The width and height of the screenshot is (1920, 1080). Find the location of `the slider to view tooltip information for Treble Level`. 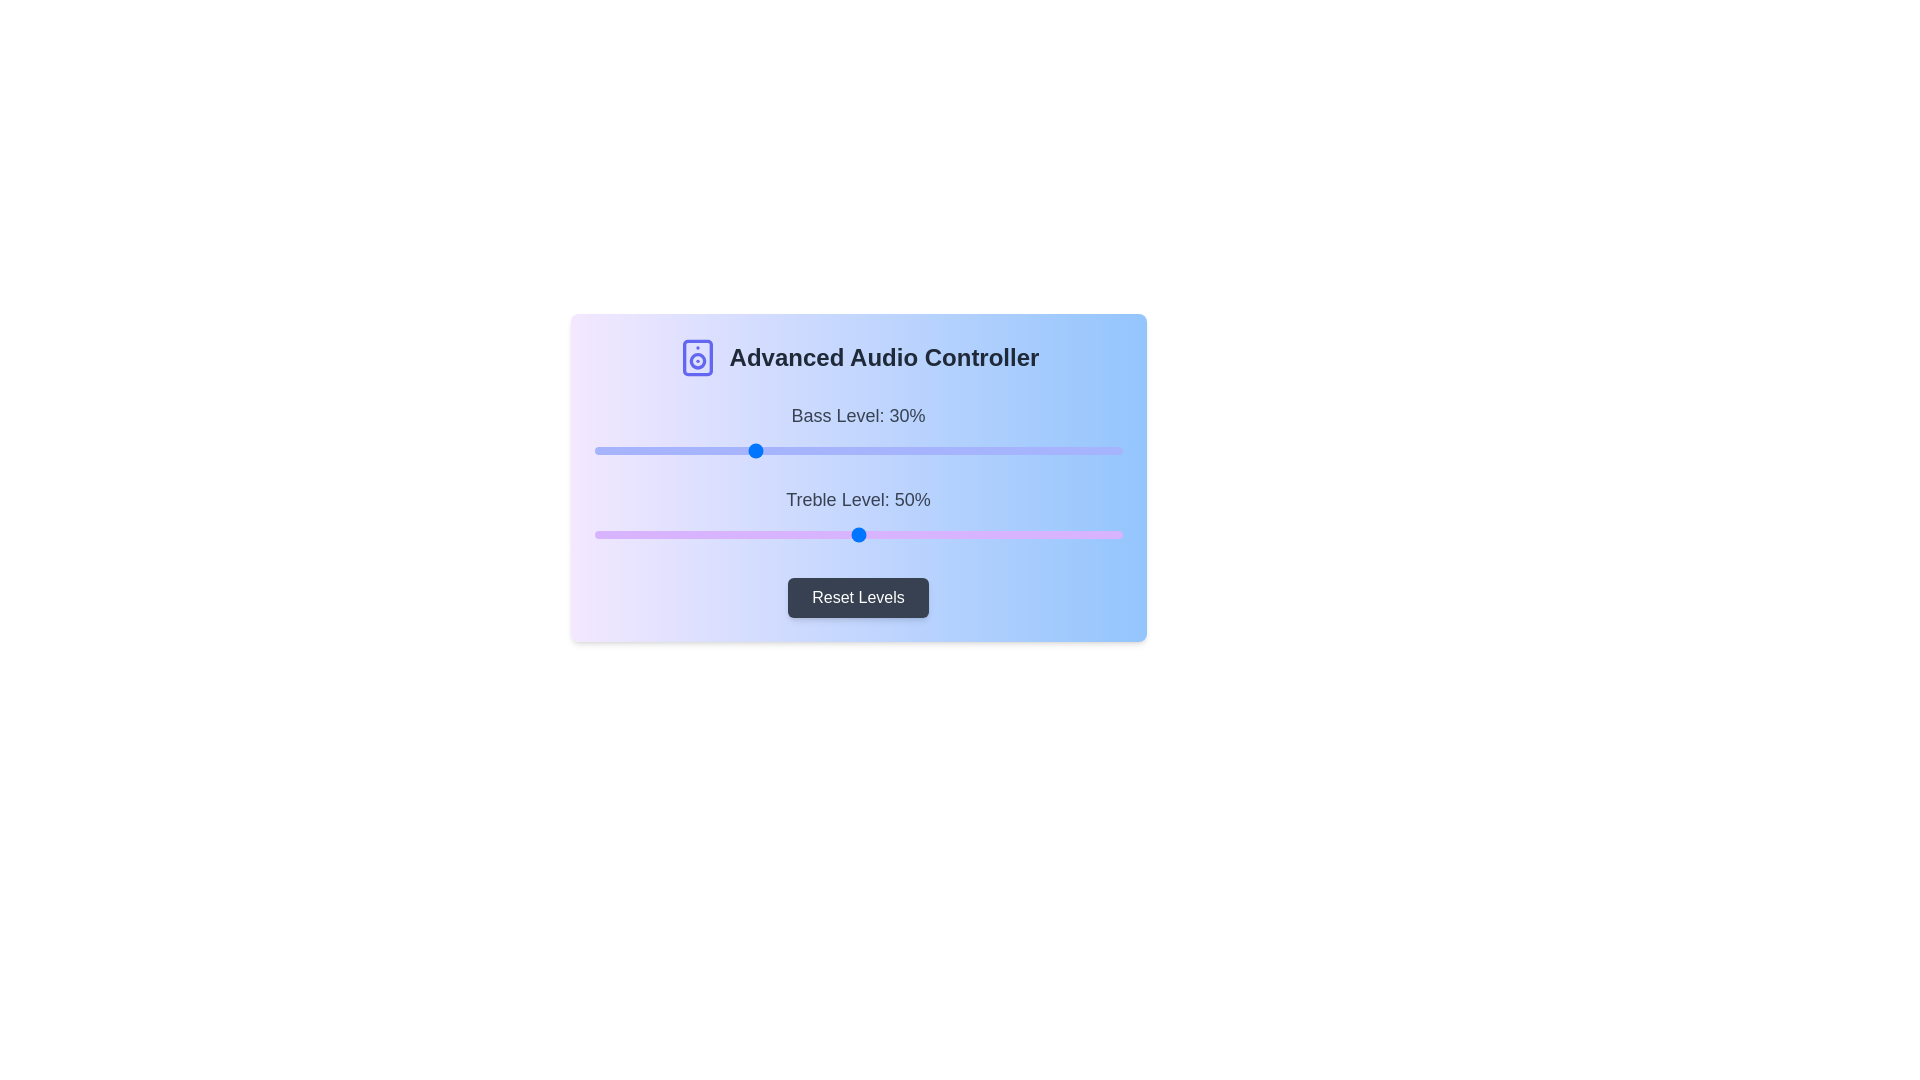

the slider to view tooltip information for Treble Level is located at coordinates (858, 534).